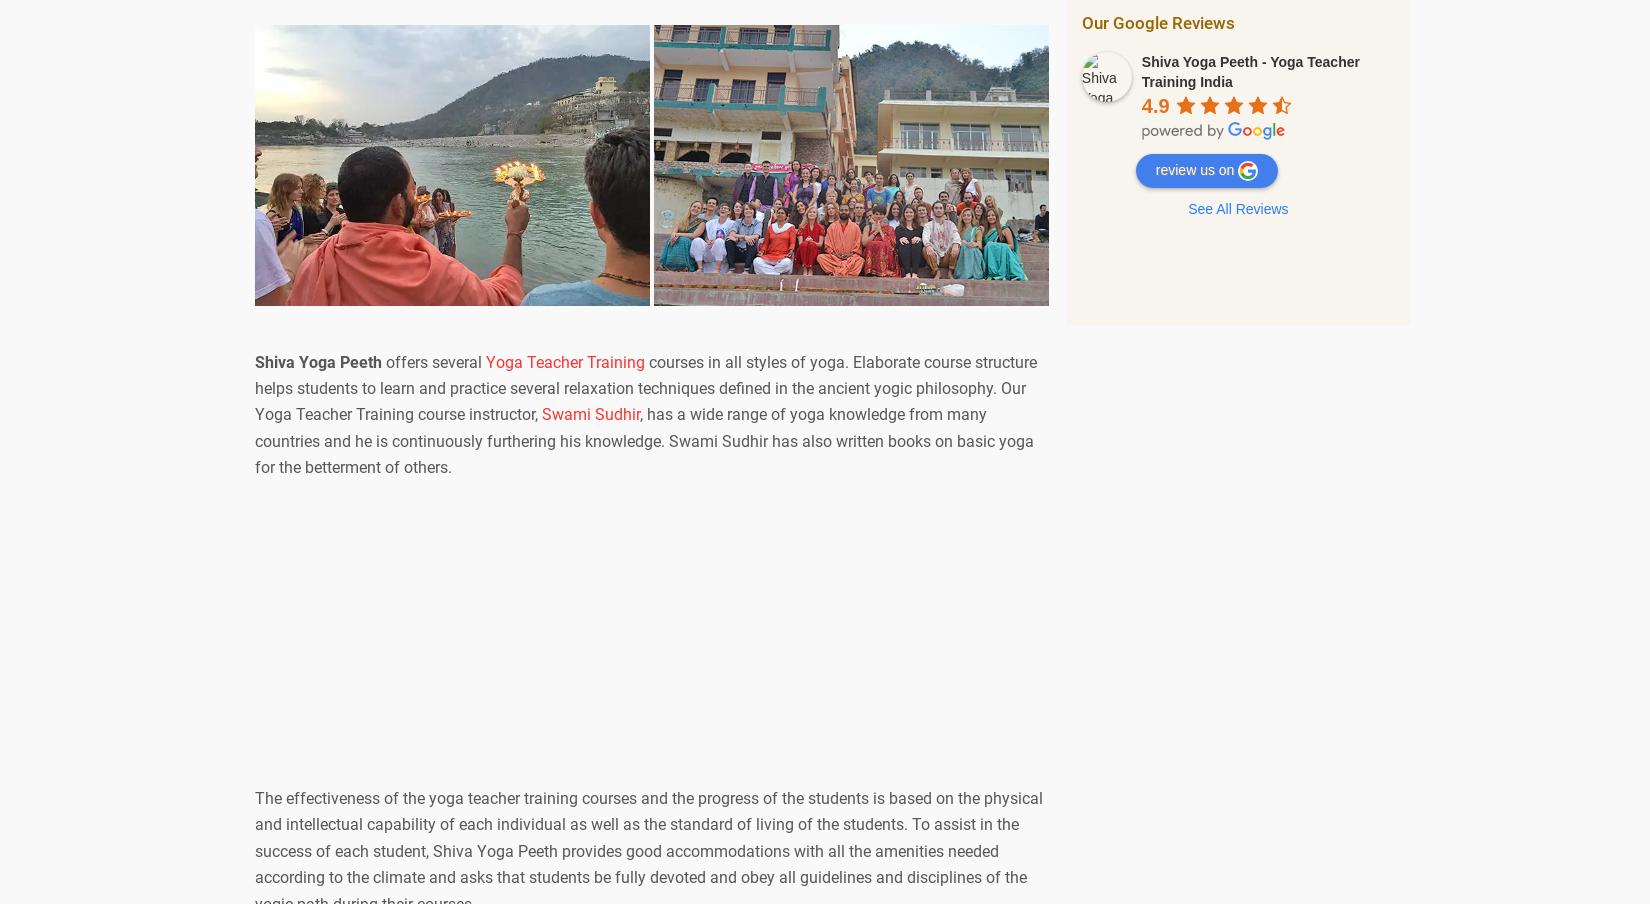 The image size is (1650, 904). What do you see at coordinates (318, 360) in the screenshot?
I see `'Shiva Yoga Peeth'` at bounding box center [318, 360].